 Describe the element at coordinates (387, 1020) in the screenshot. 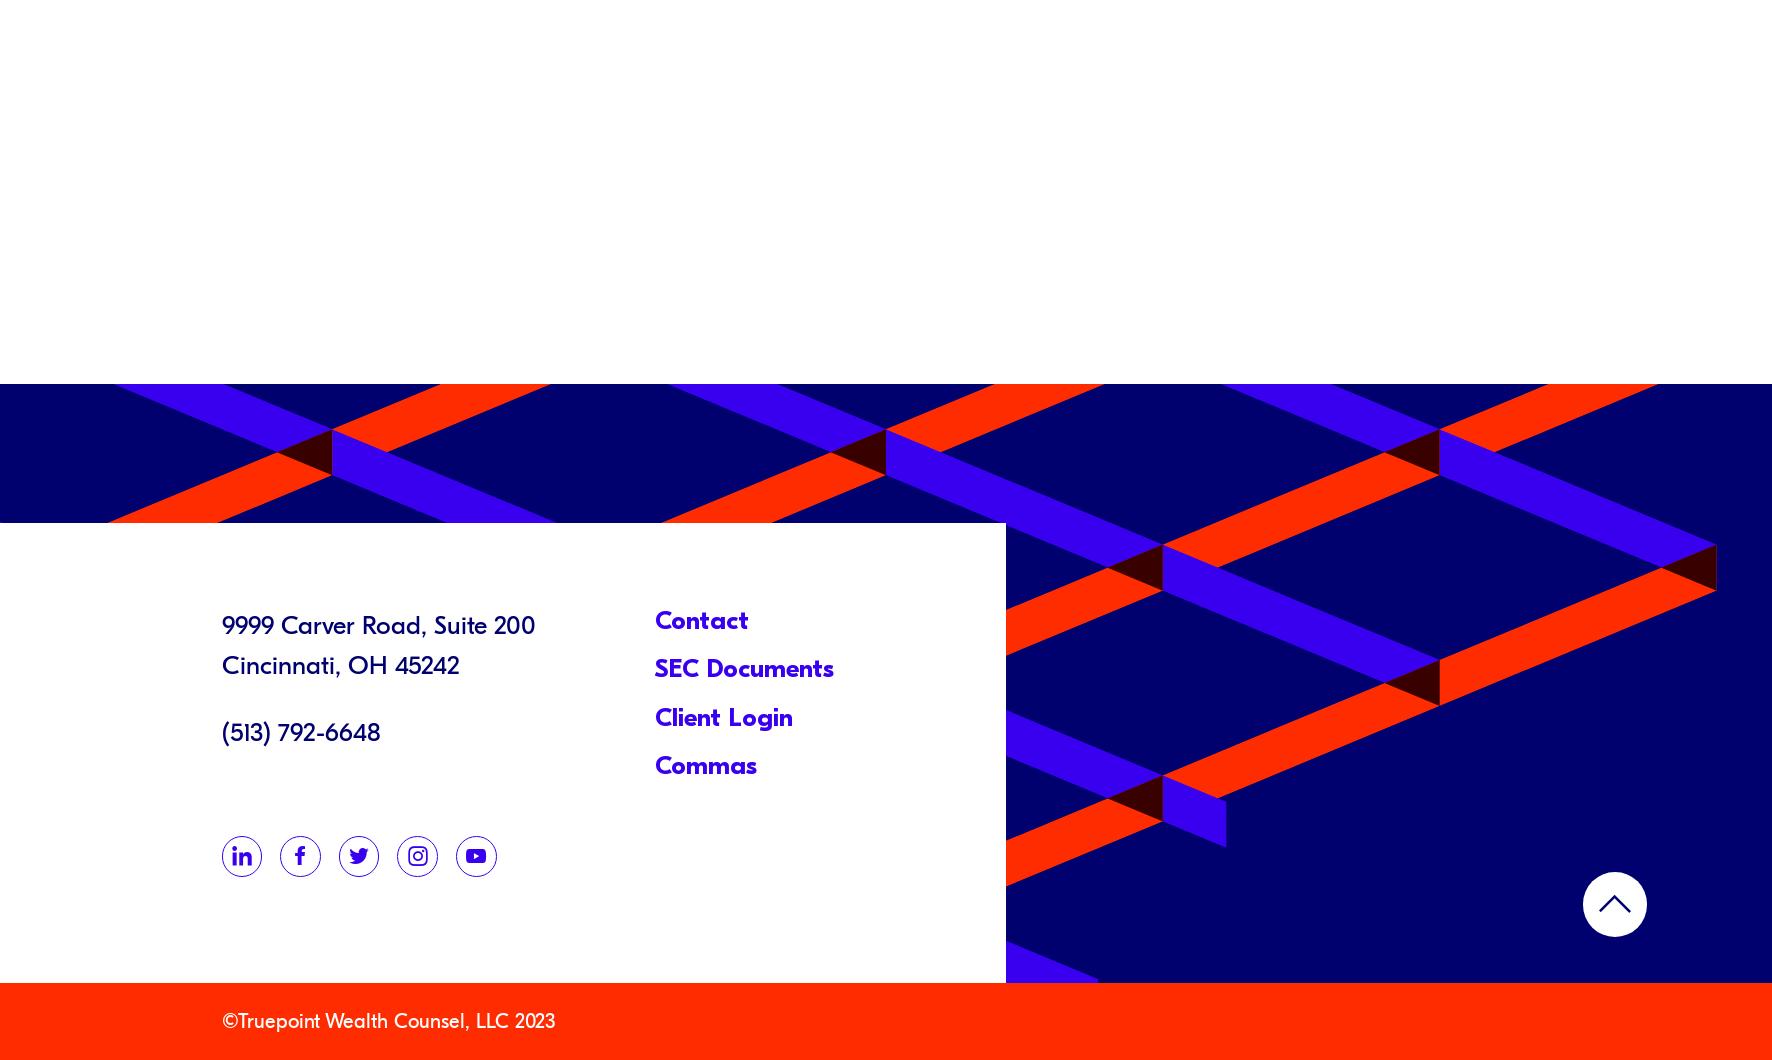

I see `'©Truepoint Wealth Counsel, LLC 2023'` at that location.